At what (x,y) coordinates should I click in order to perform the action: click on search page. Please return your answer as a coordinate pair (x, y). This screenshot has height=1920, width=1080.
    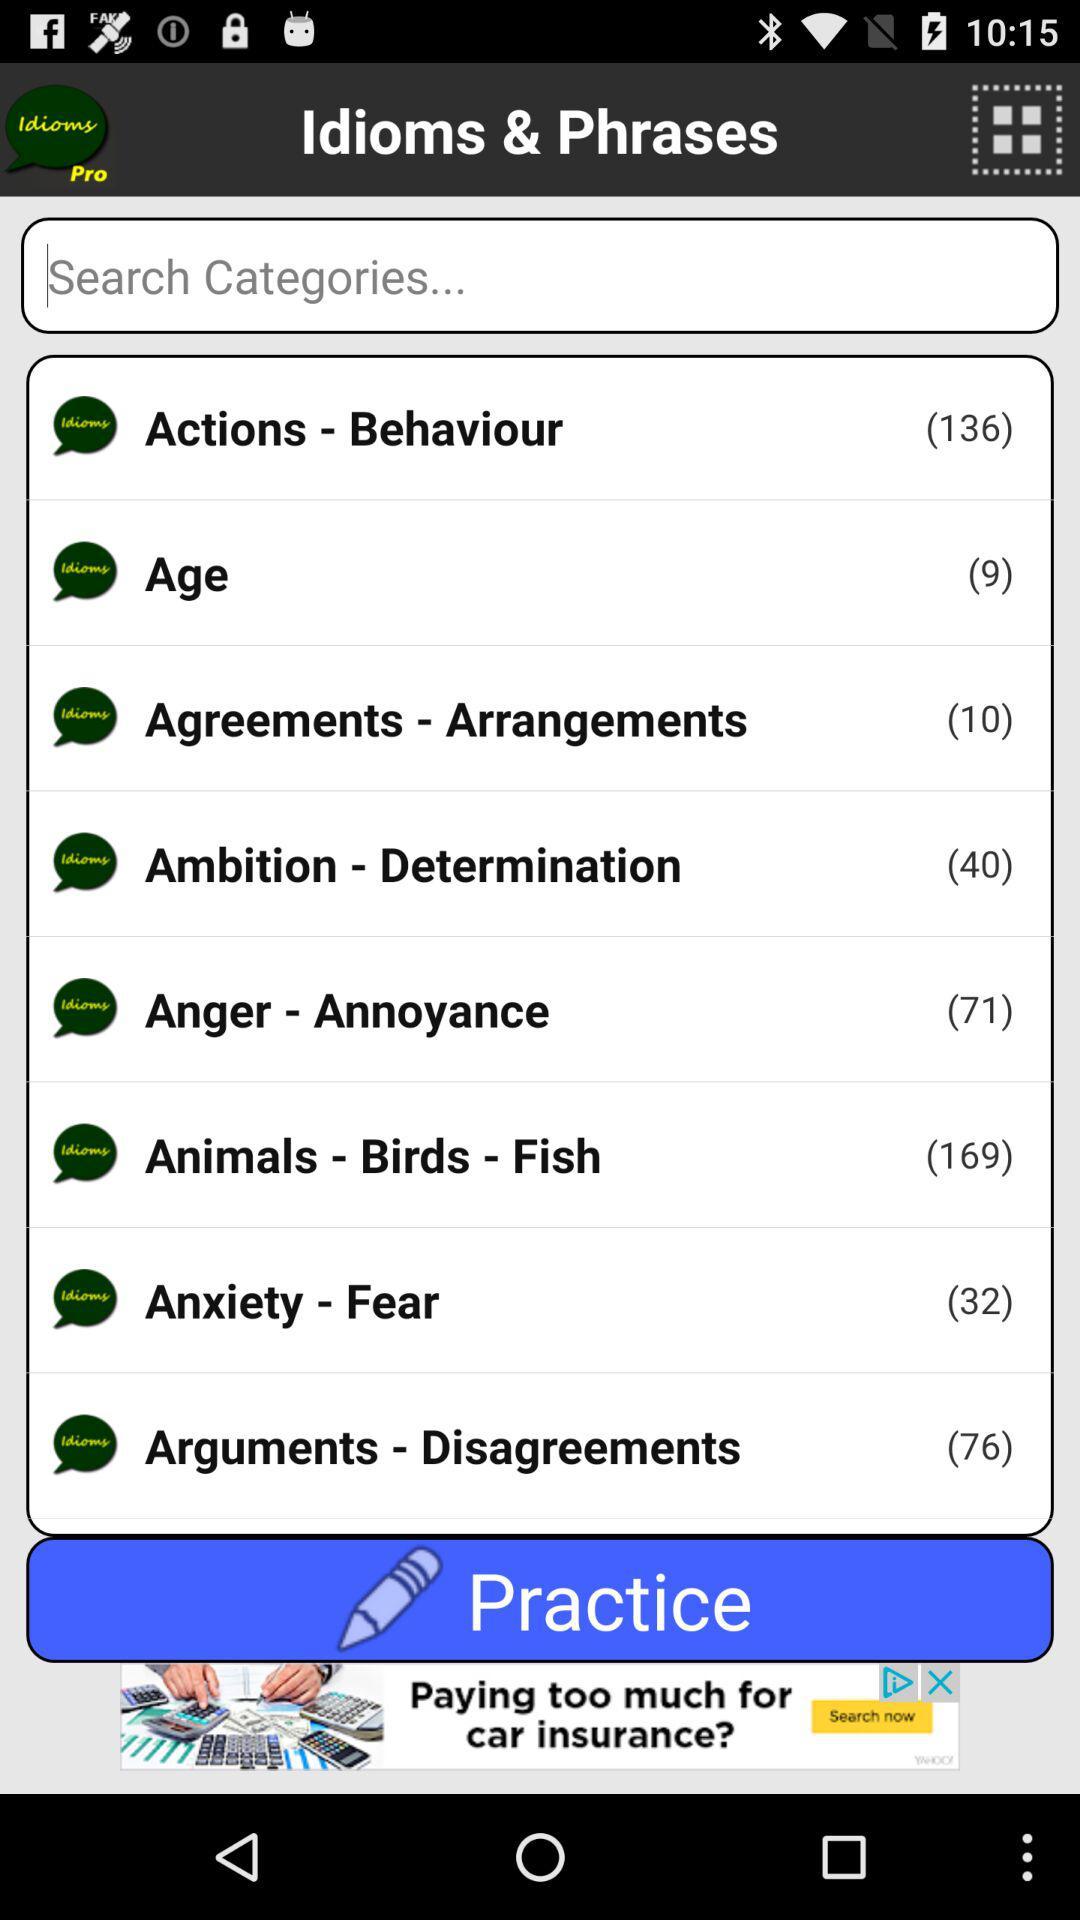
    Looking at the image, I should click on (540, 274).